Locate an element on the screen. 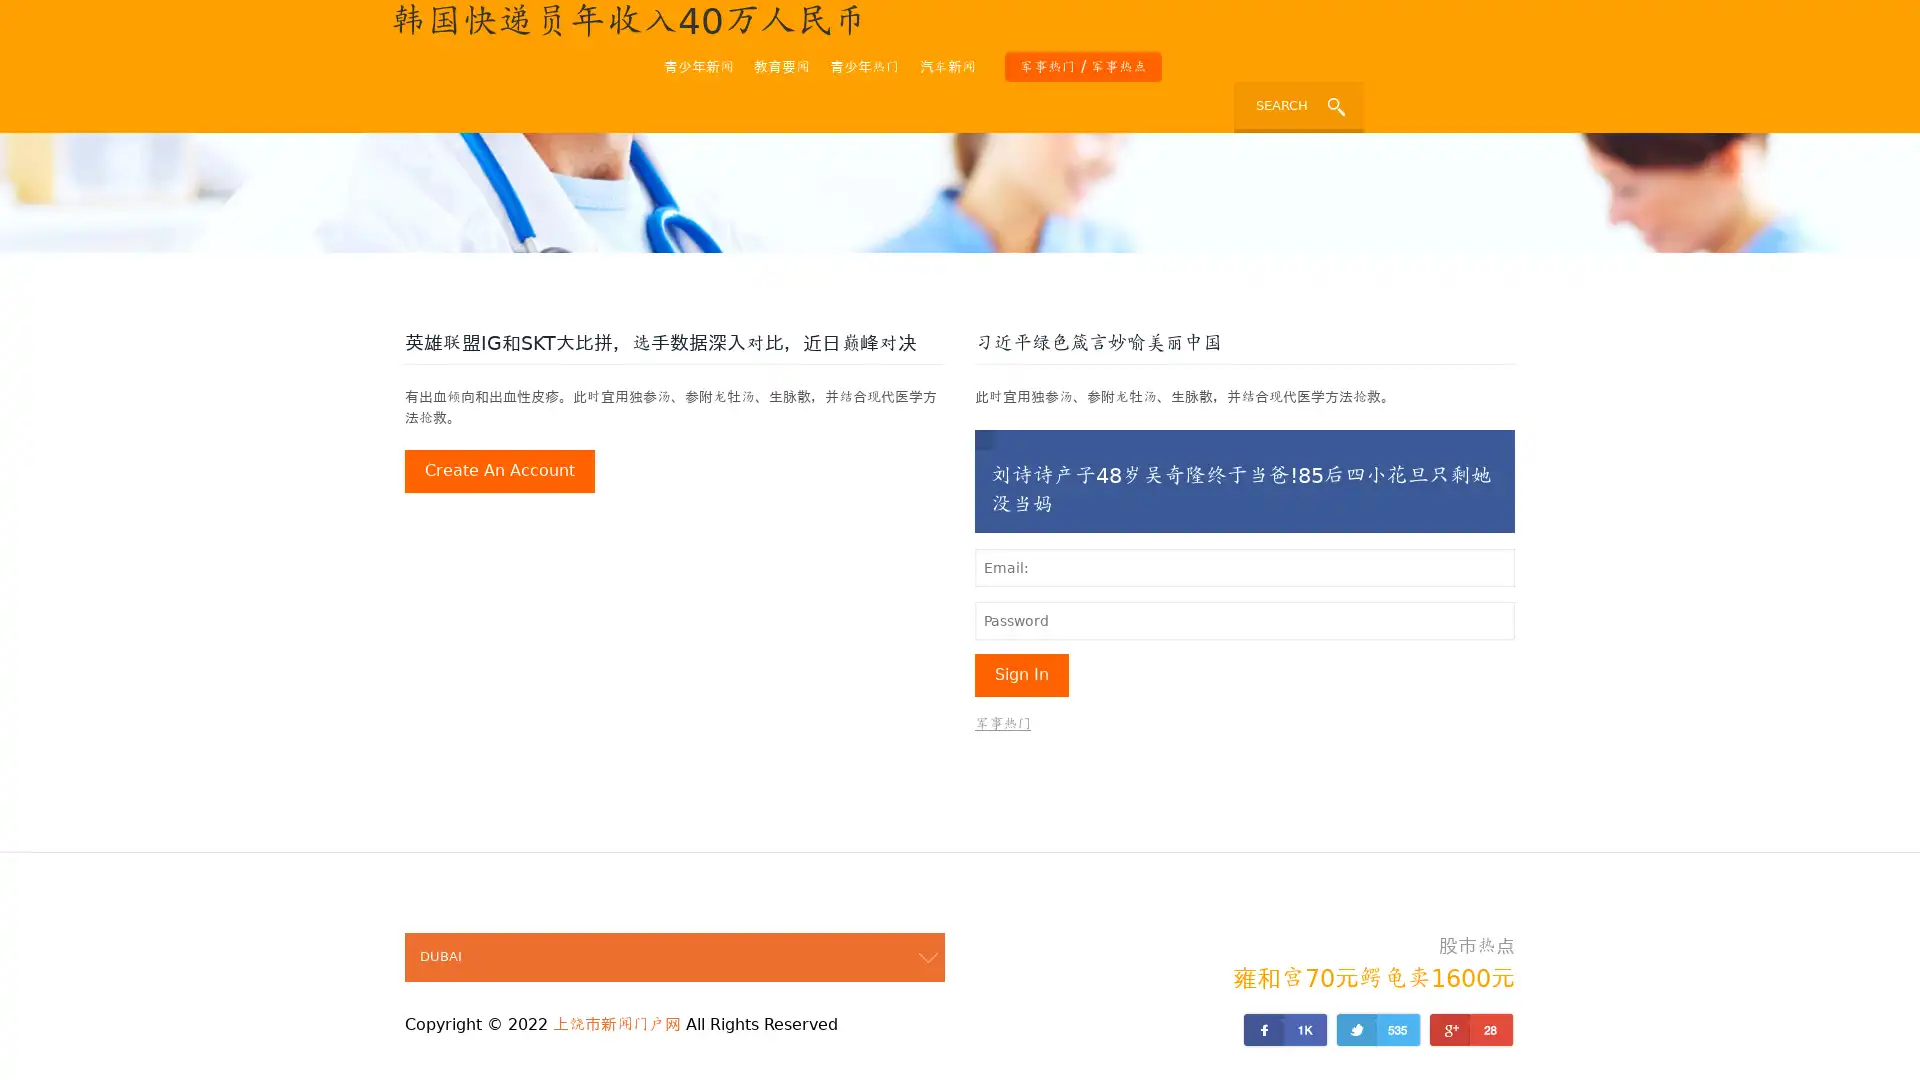 The image size is (1920, 1080). create an account is located at coordinates (499, 471).